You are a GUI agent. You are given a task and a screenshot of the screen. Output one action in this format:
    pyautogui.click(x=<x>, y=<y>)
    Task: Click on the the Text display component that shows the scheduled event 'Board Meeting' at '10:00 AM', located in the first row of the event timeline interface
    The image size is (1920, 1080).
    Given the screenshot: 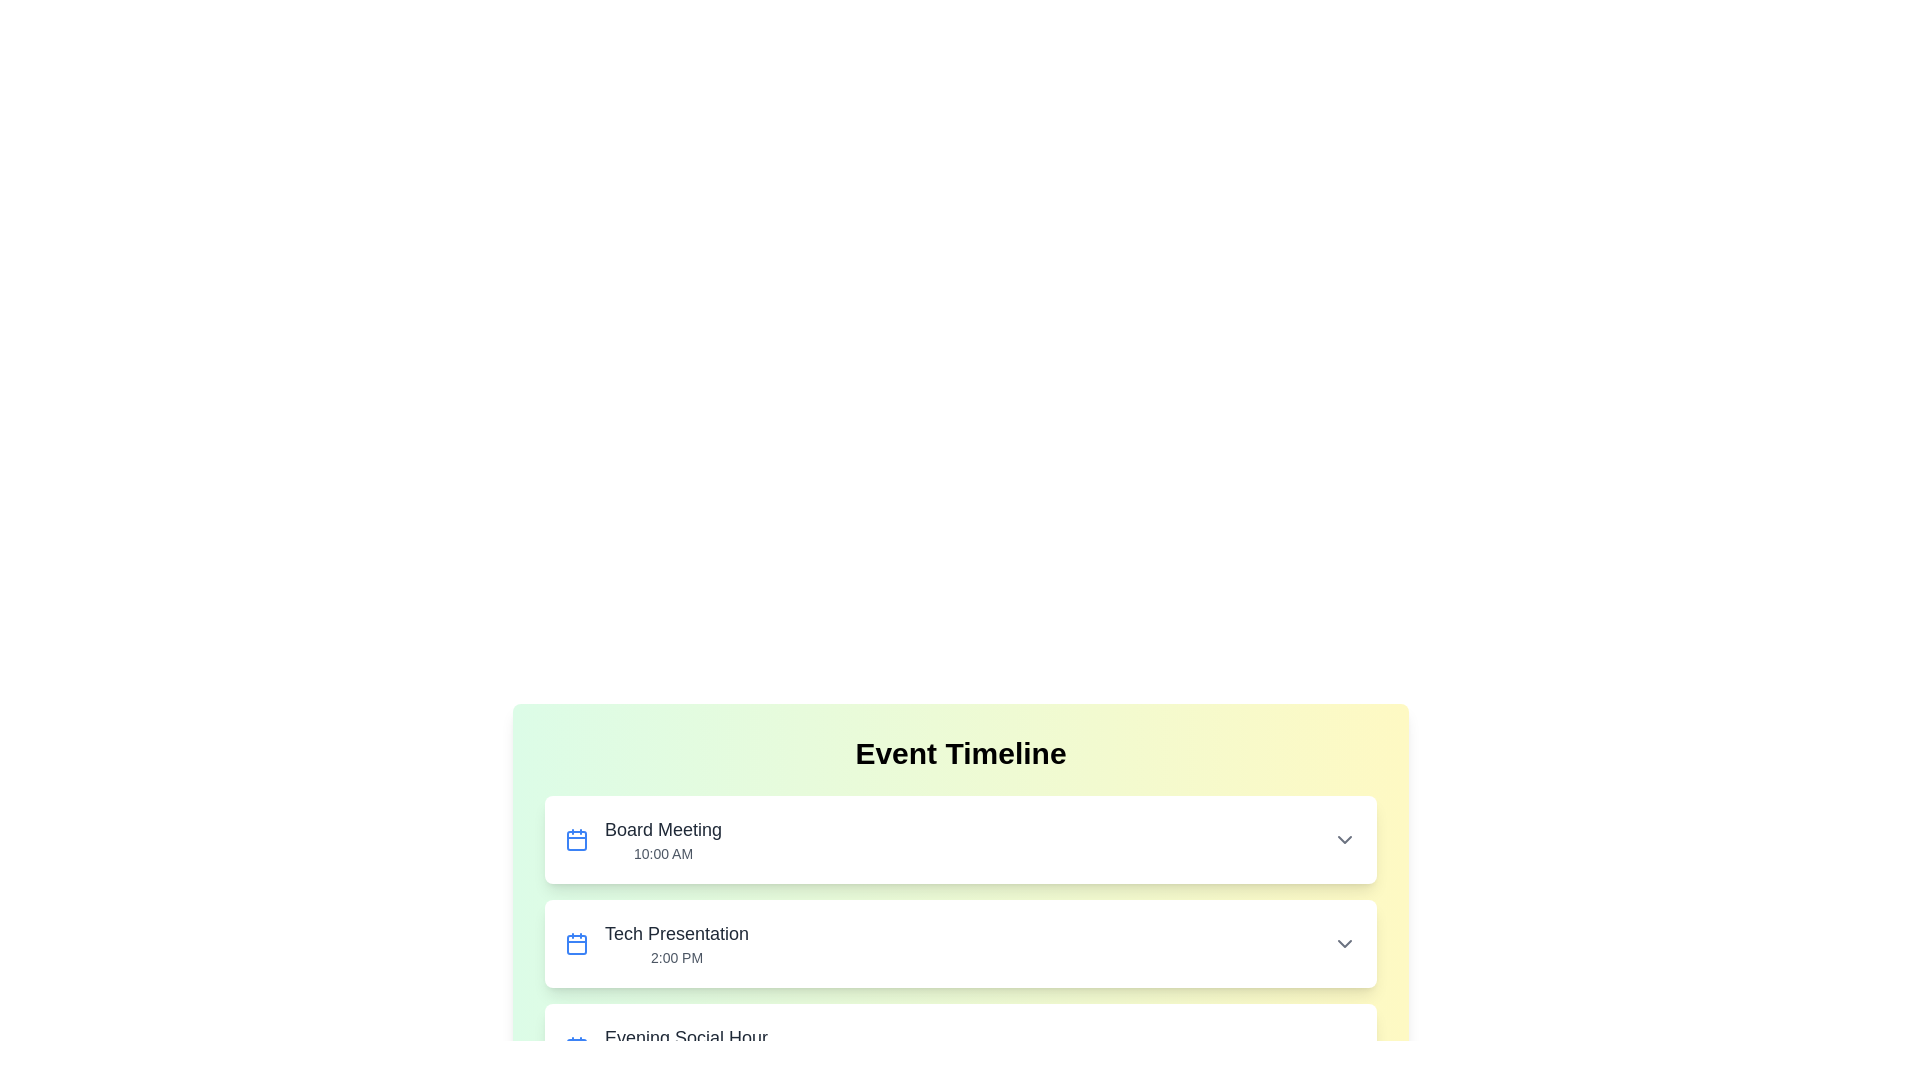 What is the action you would take?
    pyautogui.click(x=663, y=840)
    